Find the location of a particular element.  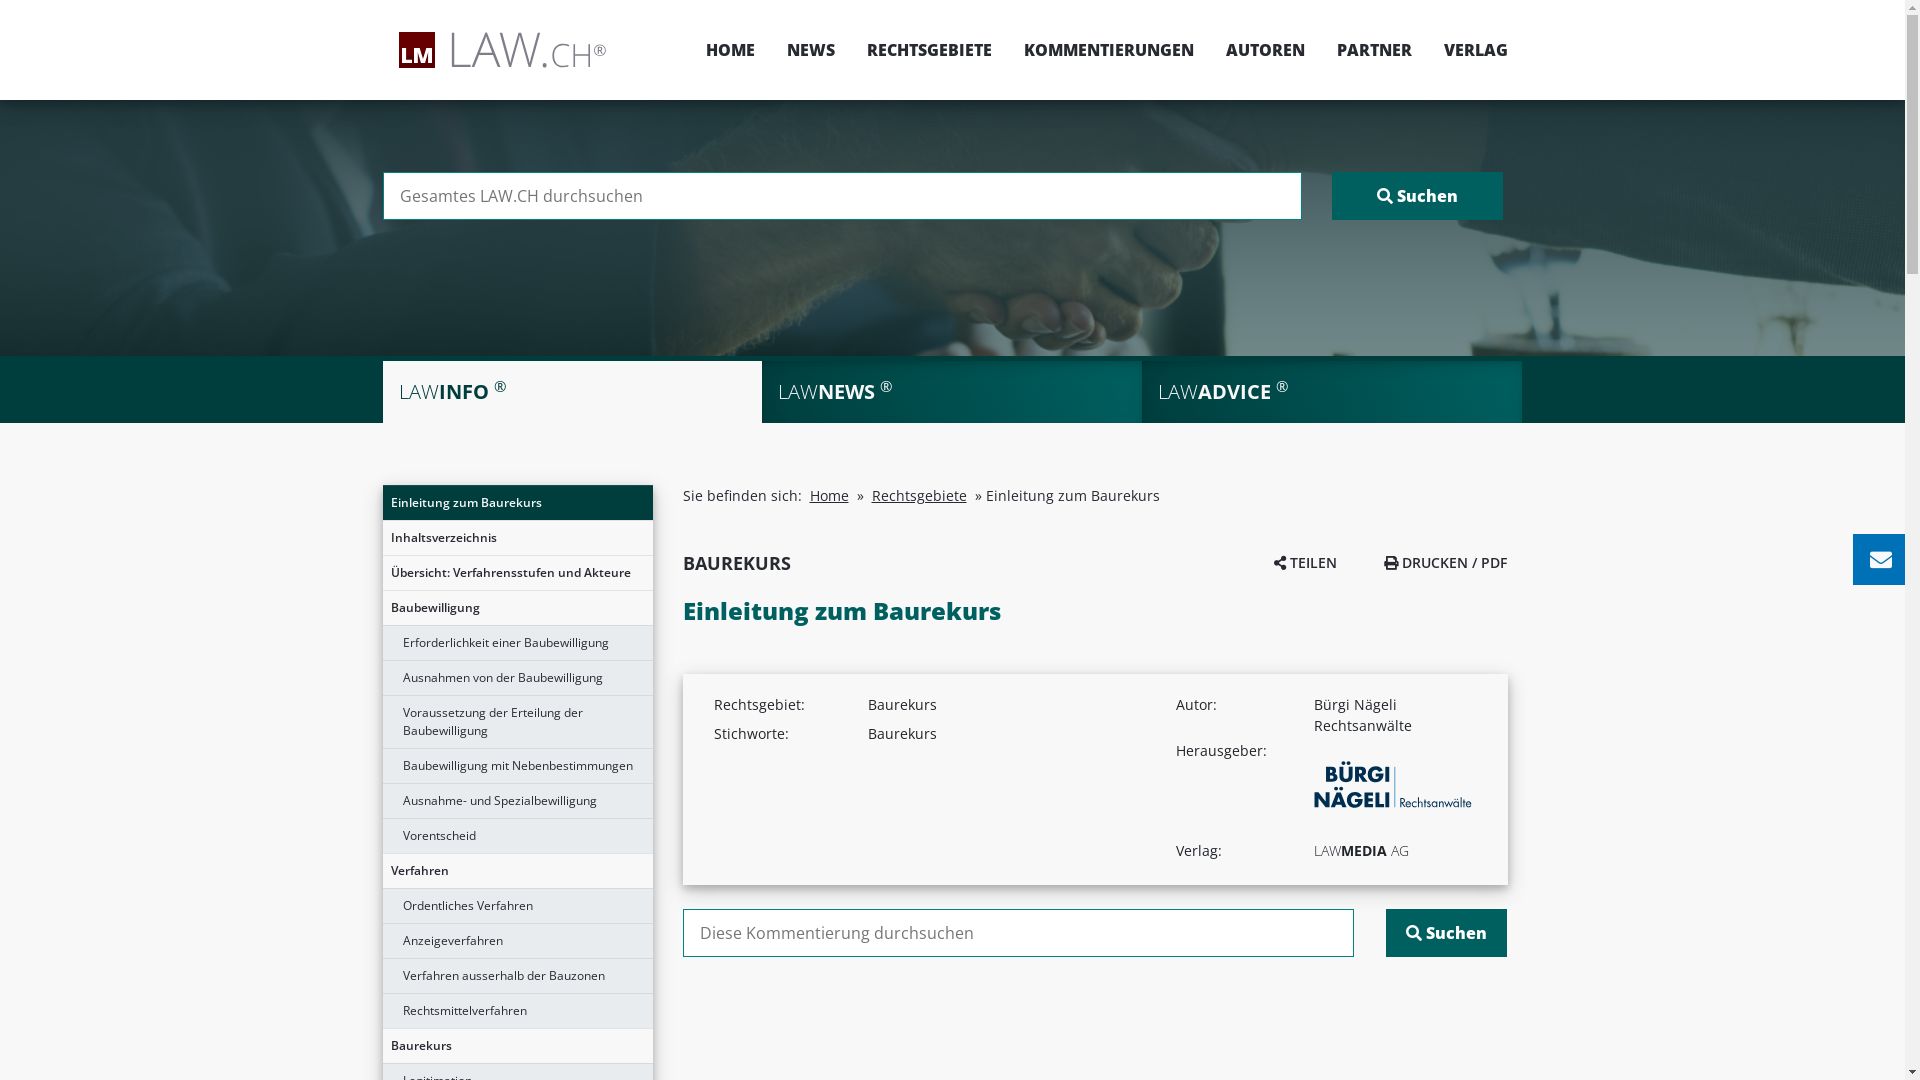

' DRUCKEN / PDF' is located at coordinates (1382, 562).